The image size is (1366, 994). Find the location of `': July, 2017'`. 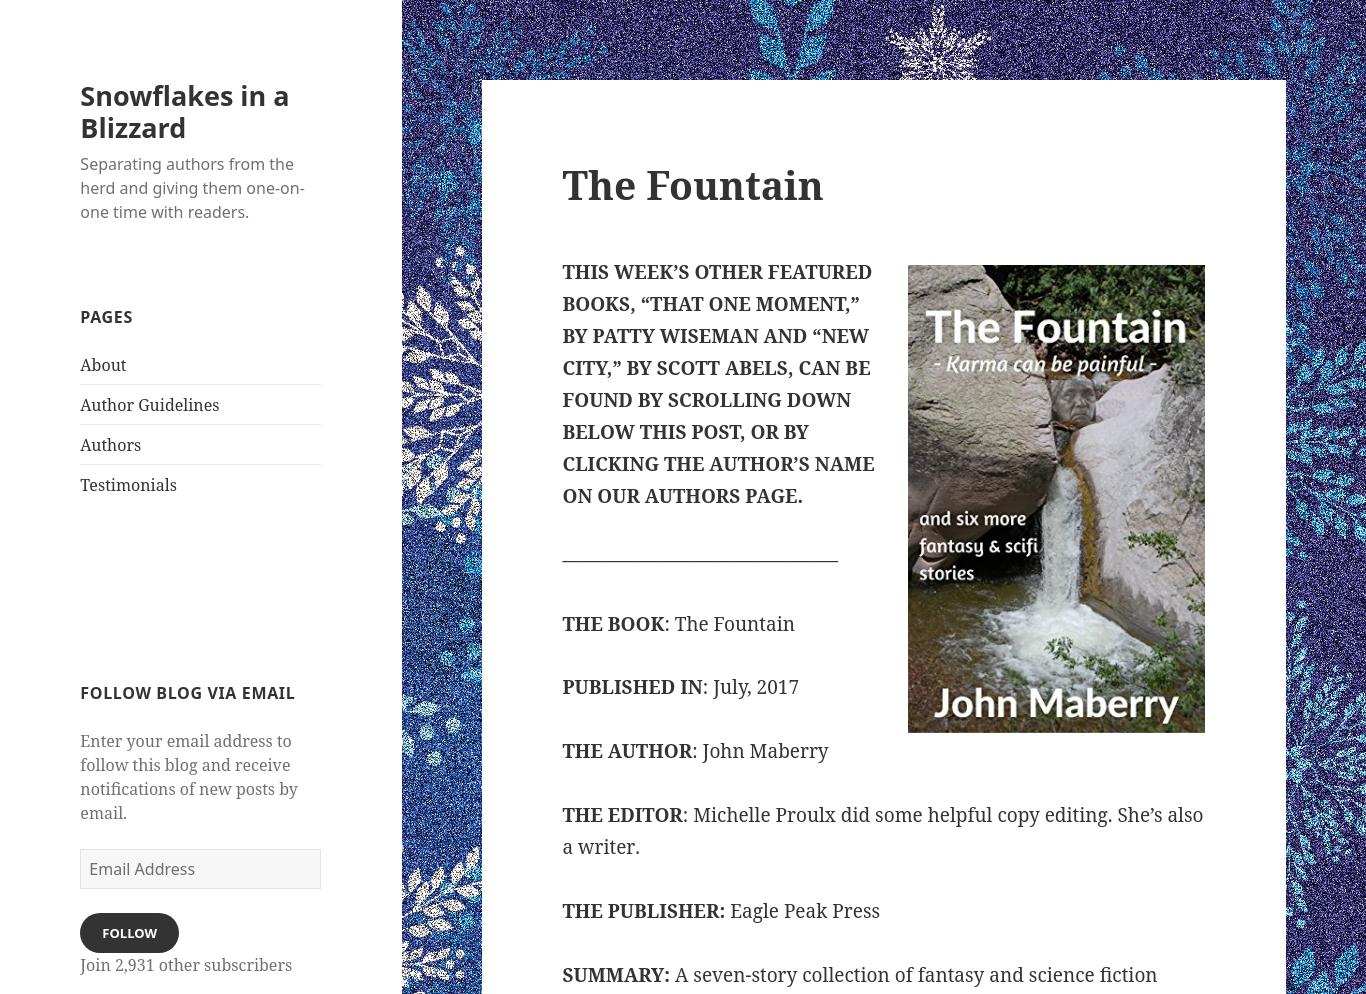

': July, 2017' is located at coordinates (750, 685).